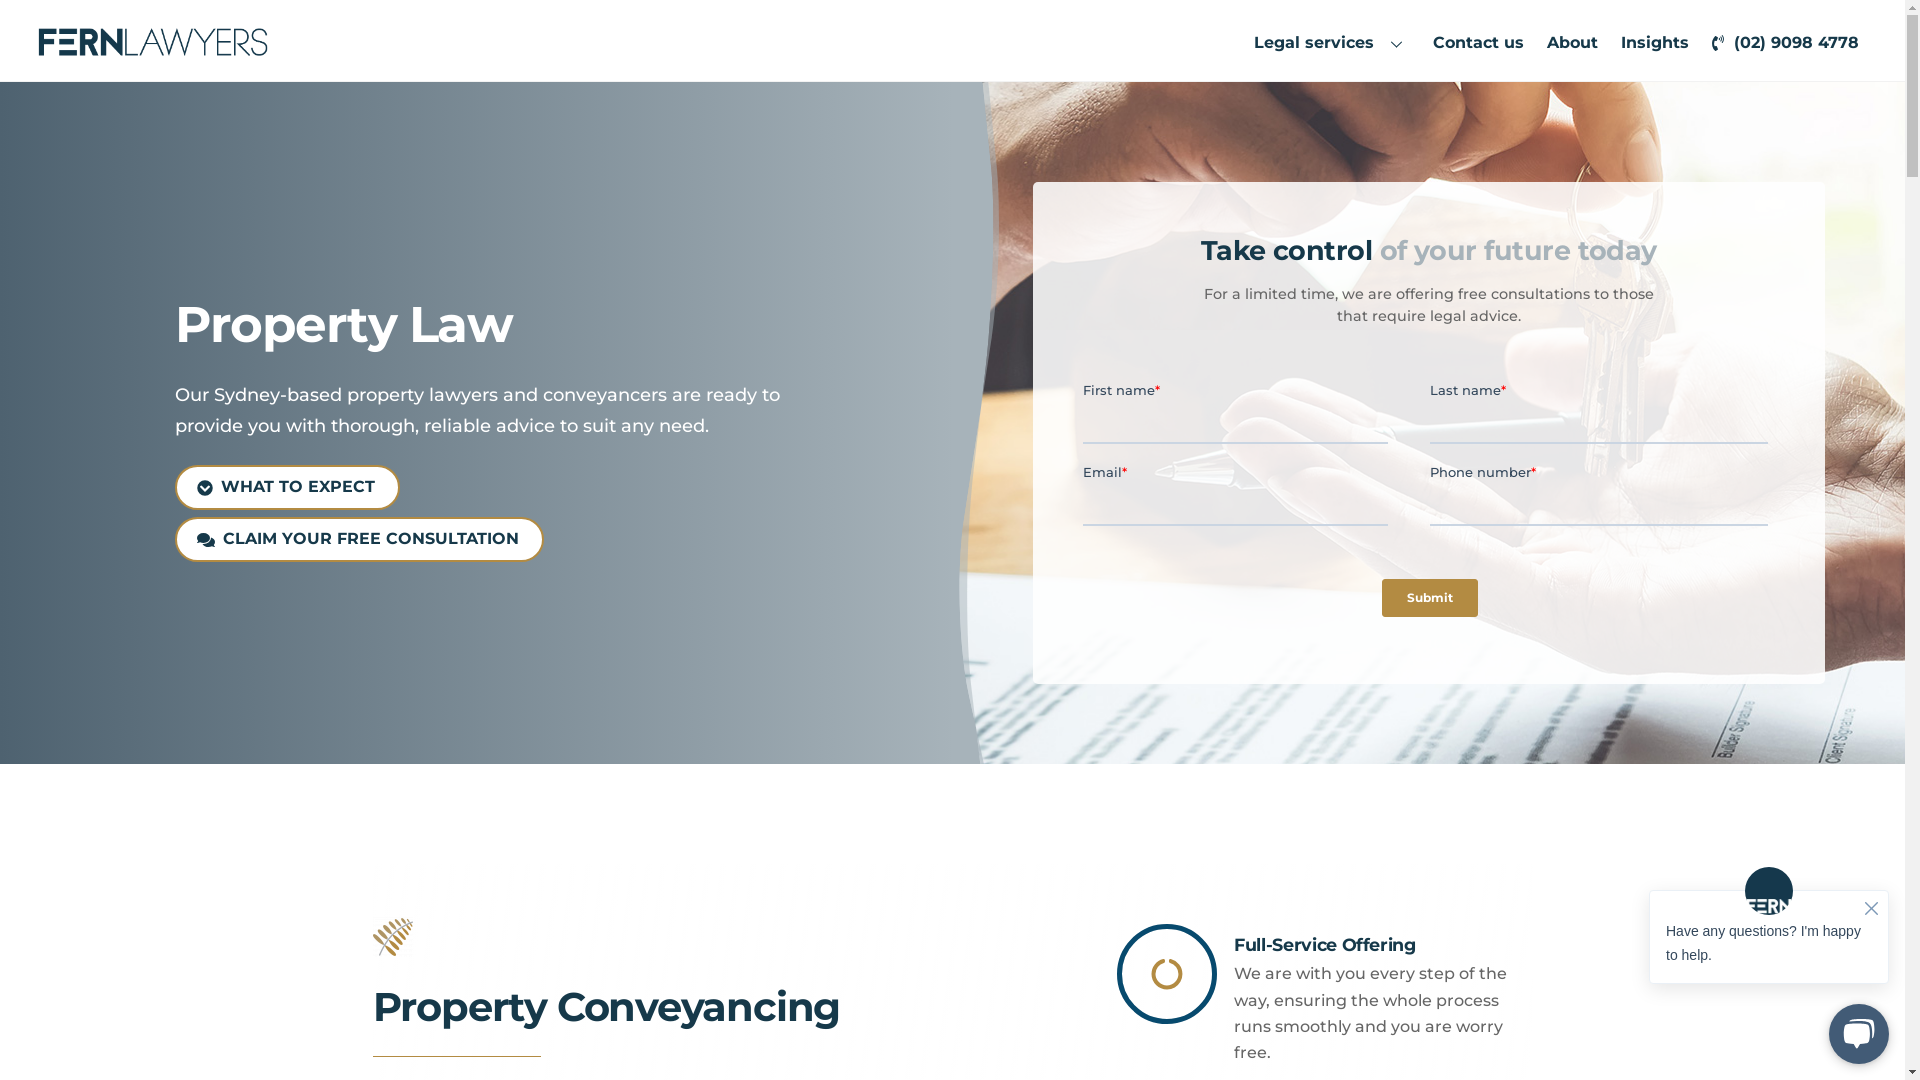  What do you see at coordinates (1478, 42) in the screenshot?
I see `'Contact us'` at bounding box center [1478, 42].